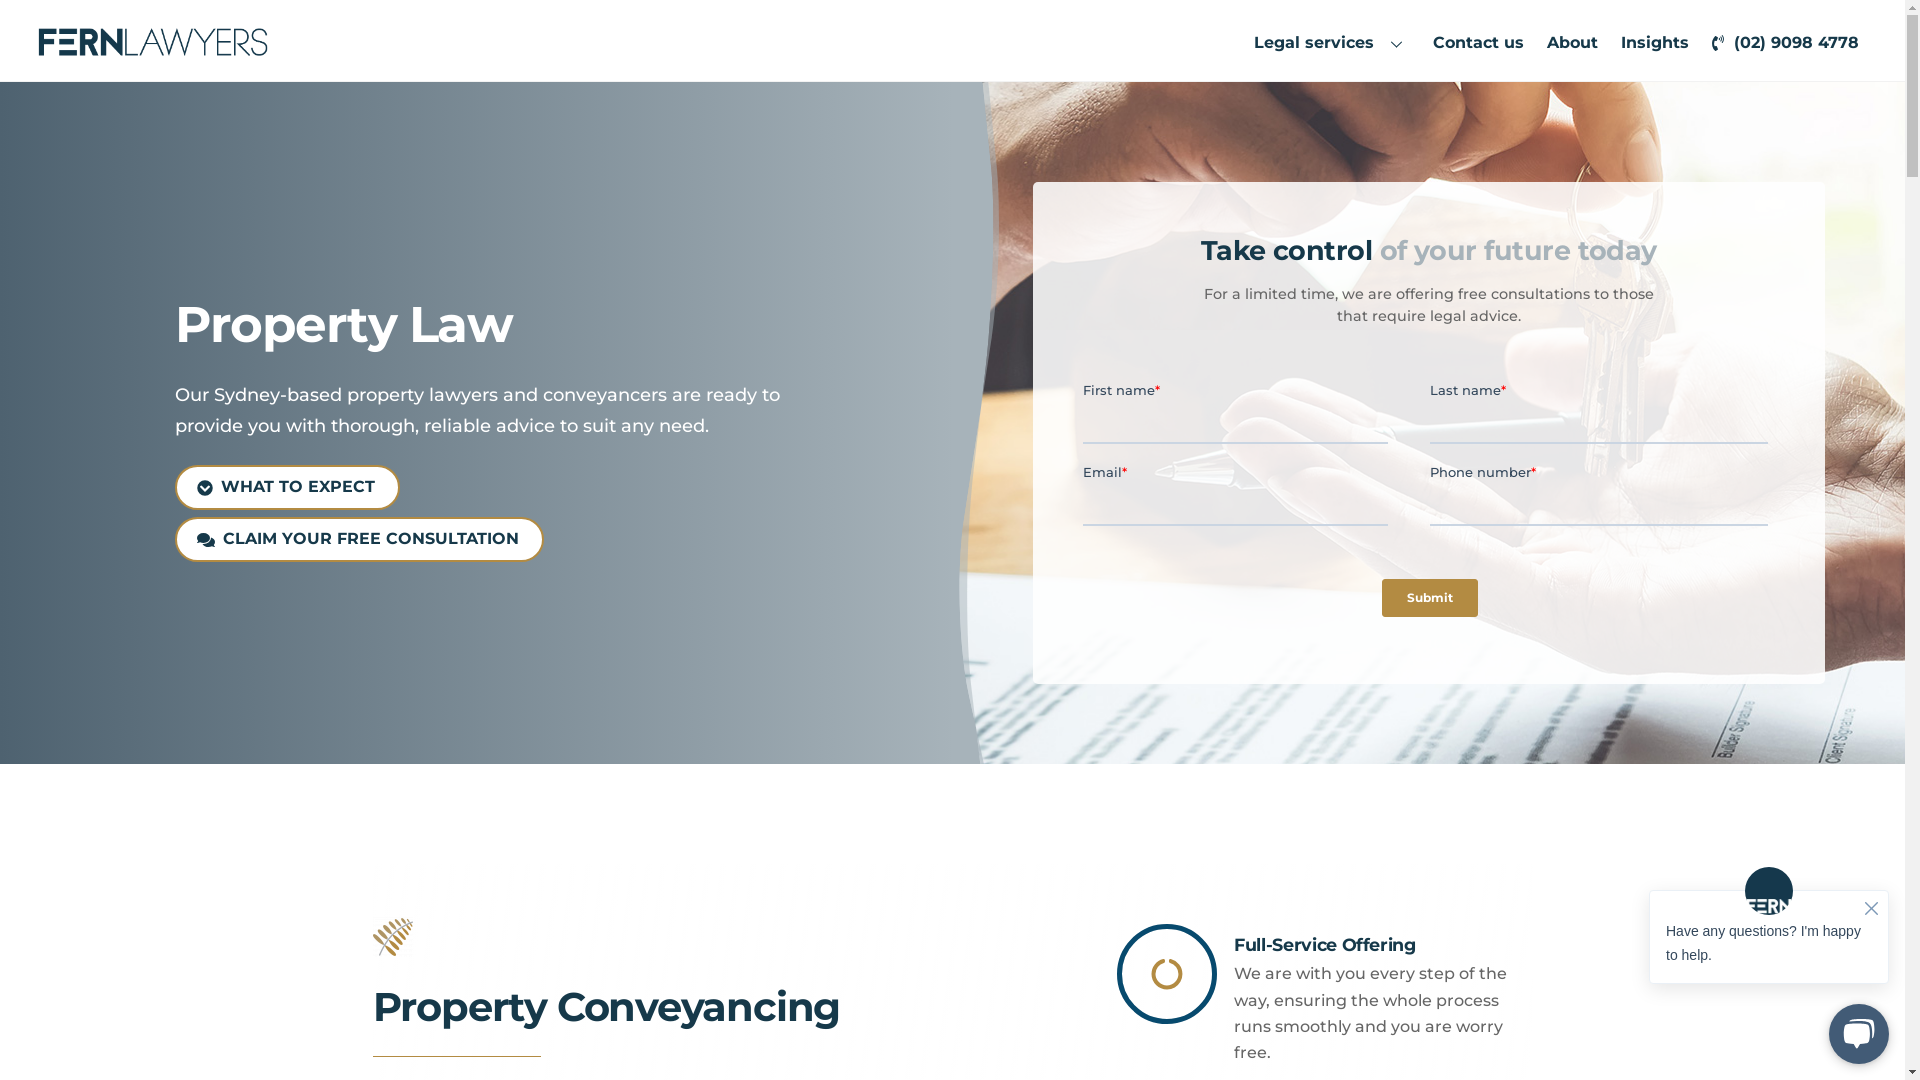  What do you see at coordinates (1478, 42) in the screenshot?
I see `'Contact us'` at bounding box center [1478, 42].